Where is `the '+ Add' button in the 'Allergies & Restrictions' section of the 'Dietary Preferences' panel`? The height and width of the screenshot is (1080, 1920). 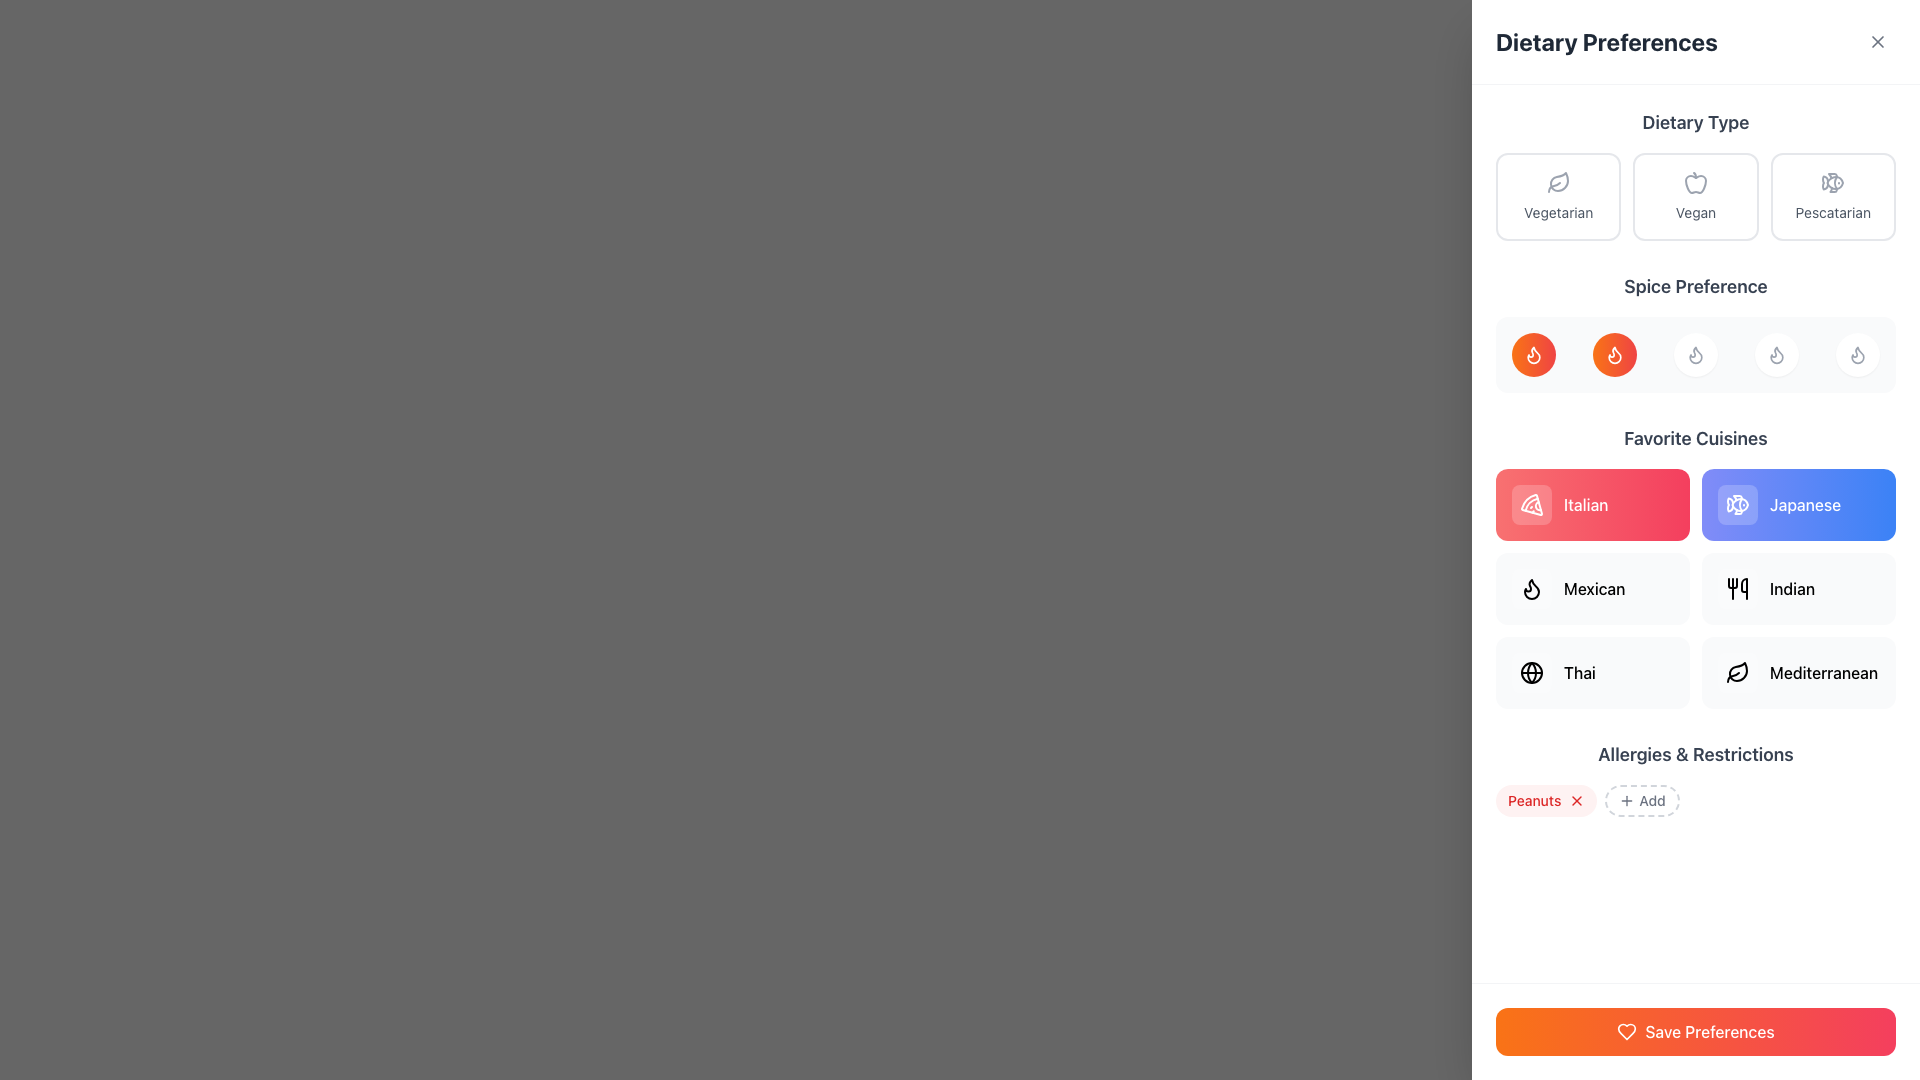 the '+ Add' button in the 'Allergies & Restrictions' section of the 'Dietary Preferences' panel is located at coordinates (1694, 778).